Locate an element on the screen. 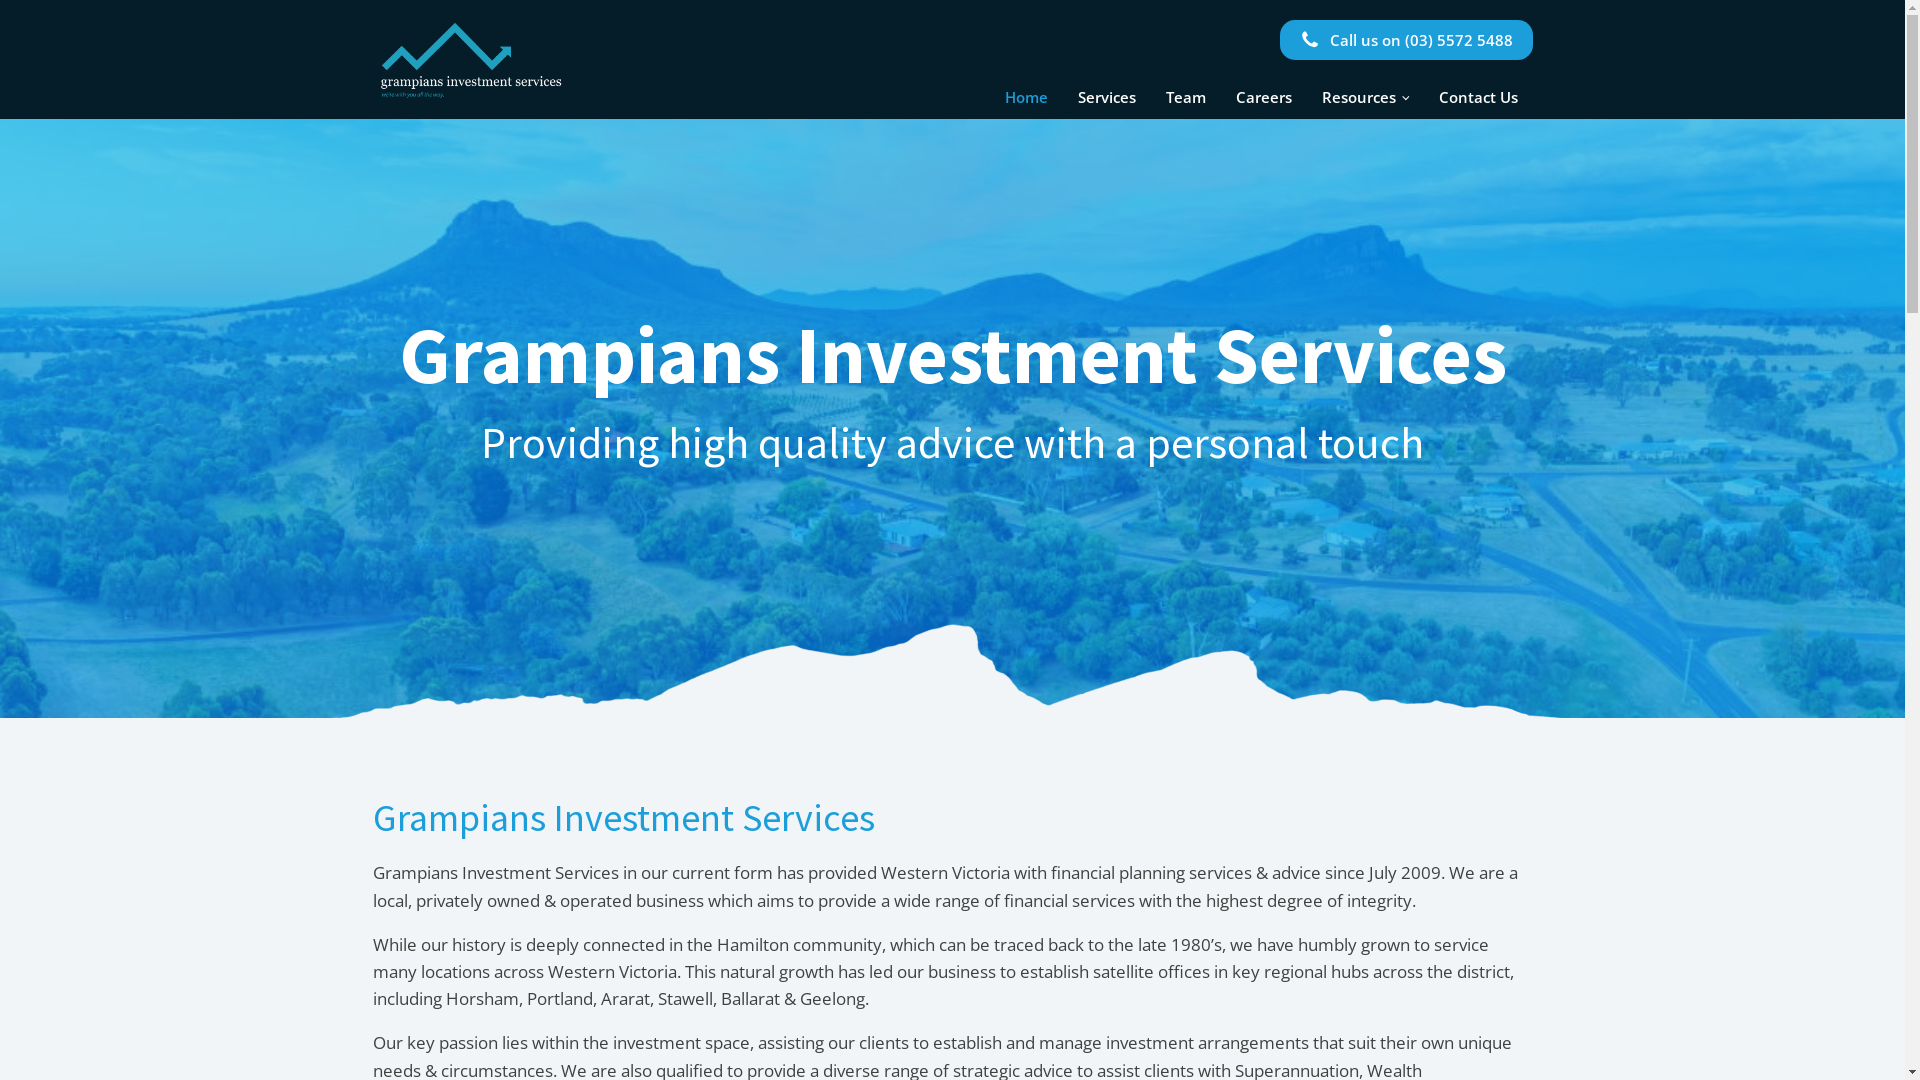 Image resolution: width=1920 pixels, height=1080 pixels. 'Call us on (03) 5572 5488' is located at coordinates (1405, 39).